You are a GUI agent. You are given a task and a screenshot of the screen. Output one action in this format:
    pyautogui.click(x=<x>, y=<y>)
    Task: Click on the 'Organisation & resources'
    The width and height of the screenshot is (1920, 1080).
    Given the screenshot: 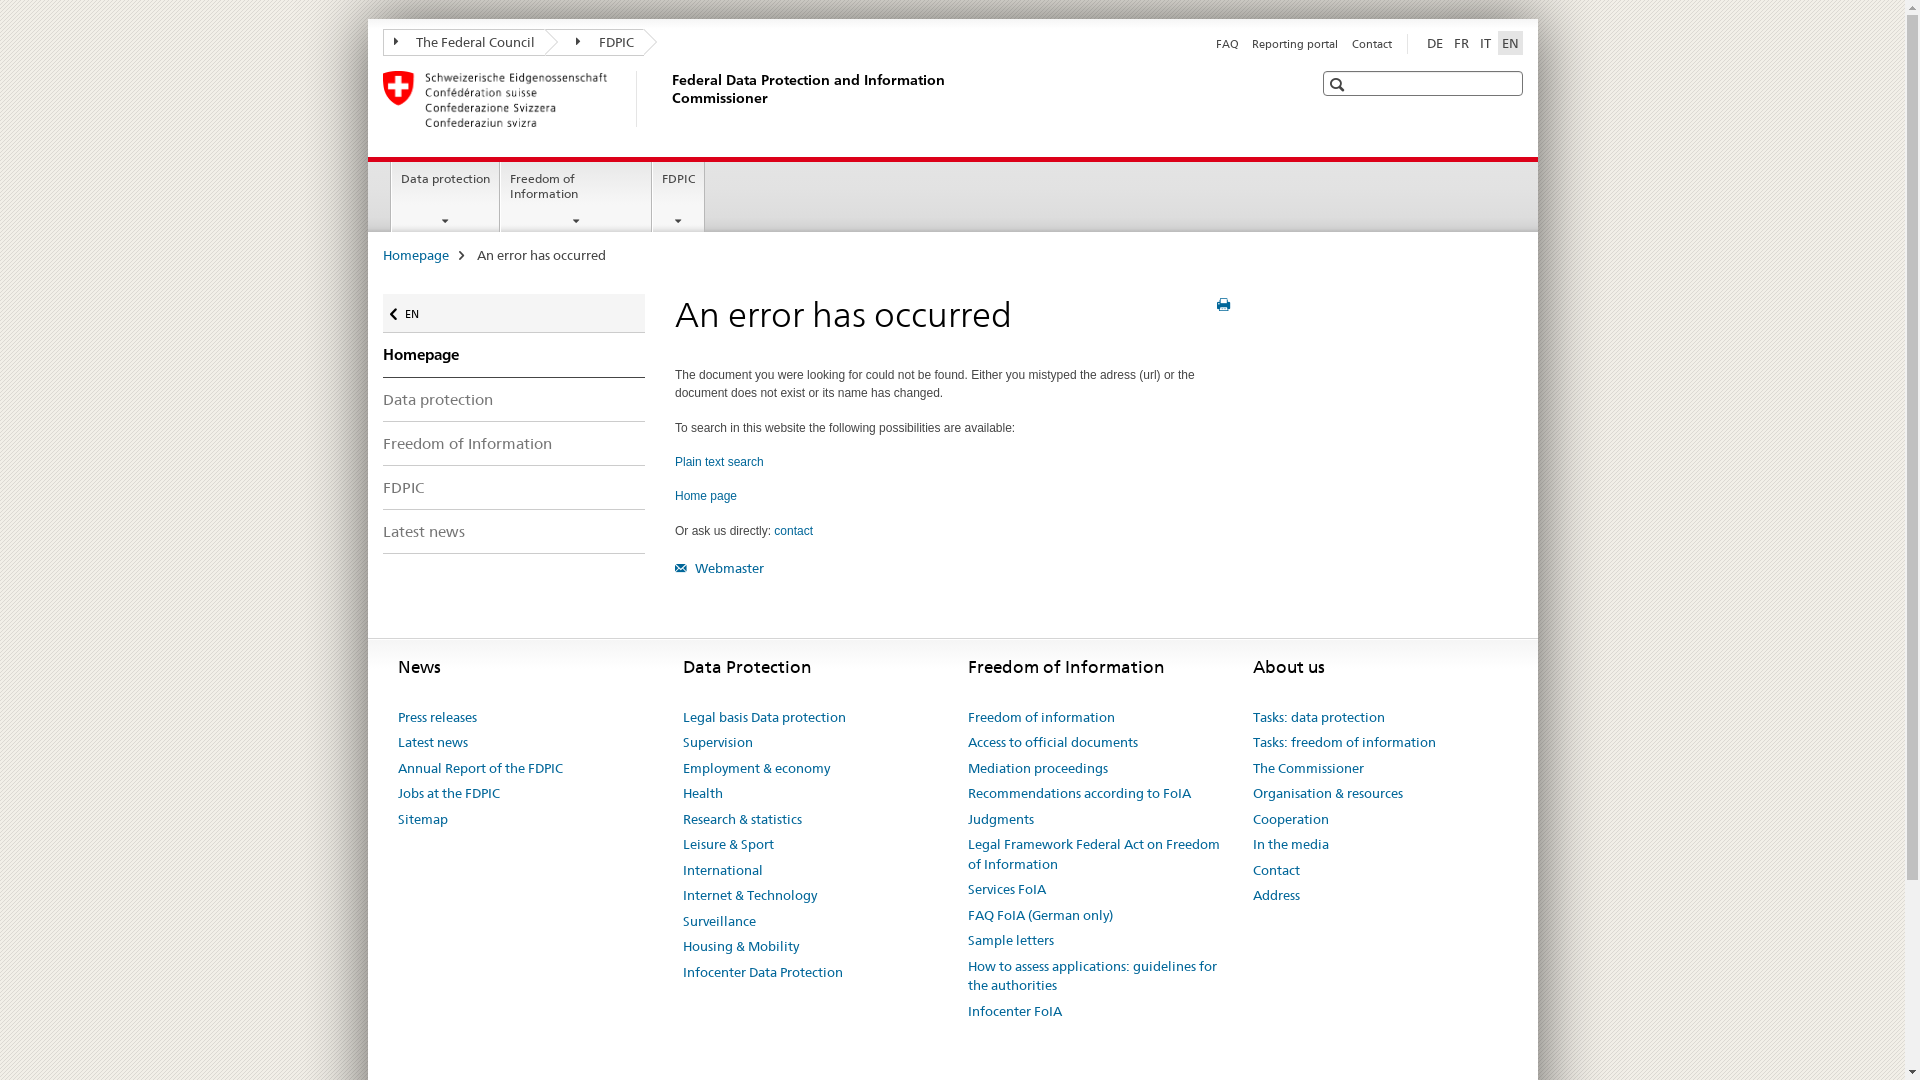 What is the action you would take?
    pyautogui.click(x=1251, y=793)
    